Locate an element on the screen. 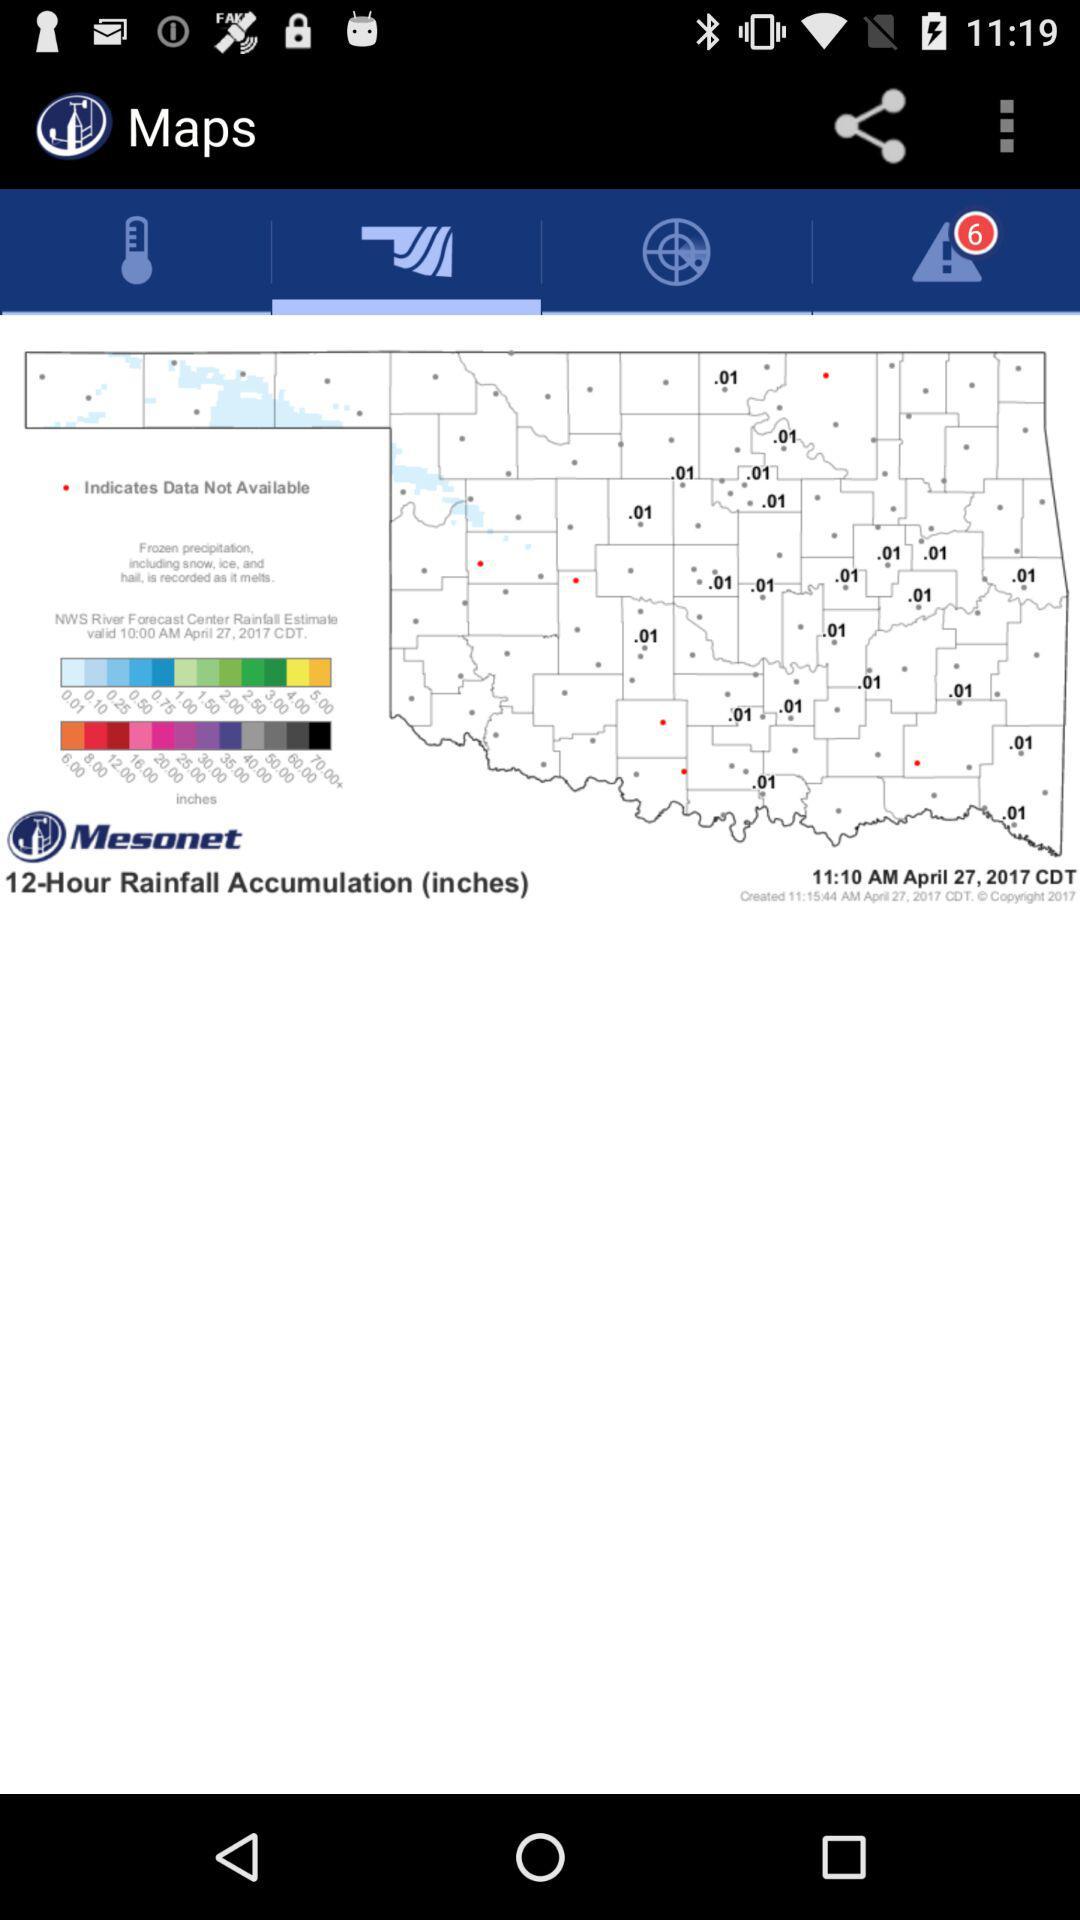 The width and height of the screenshot is (1080, 1920). share is located at coordinates (869, 124).